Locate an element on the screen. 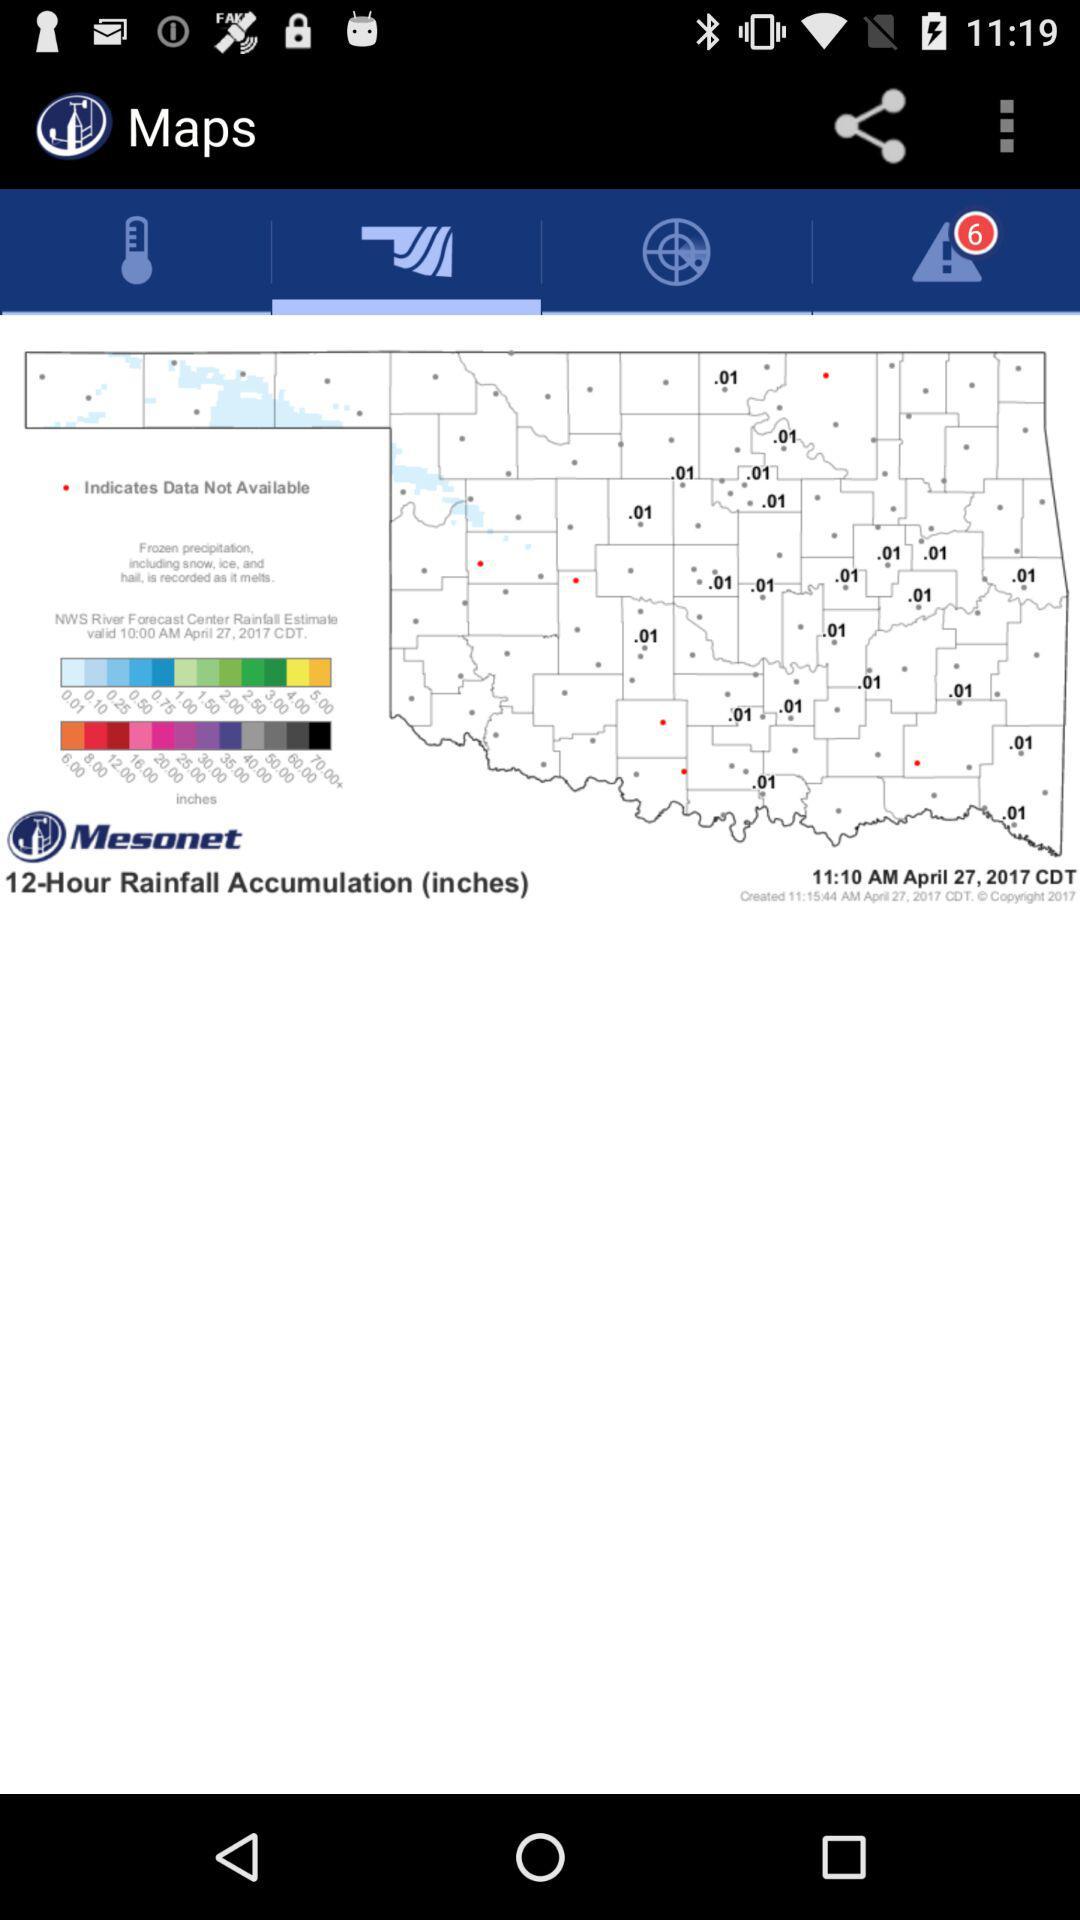 The width and height of the screenshot is (1080, 1920). share is located at coordinates (869, 124).